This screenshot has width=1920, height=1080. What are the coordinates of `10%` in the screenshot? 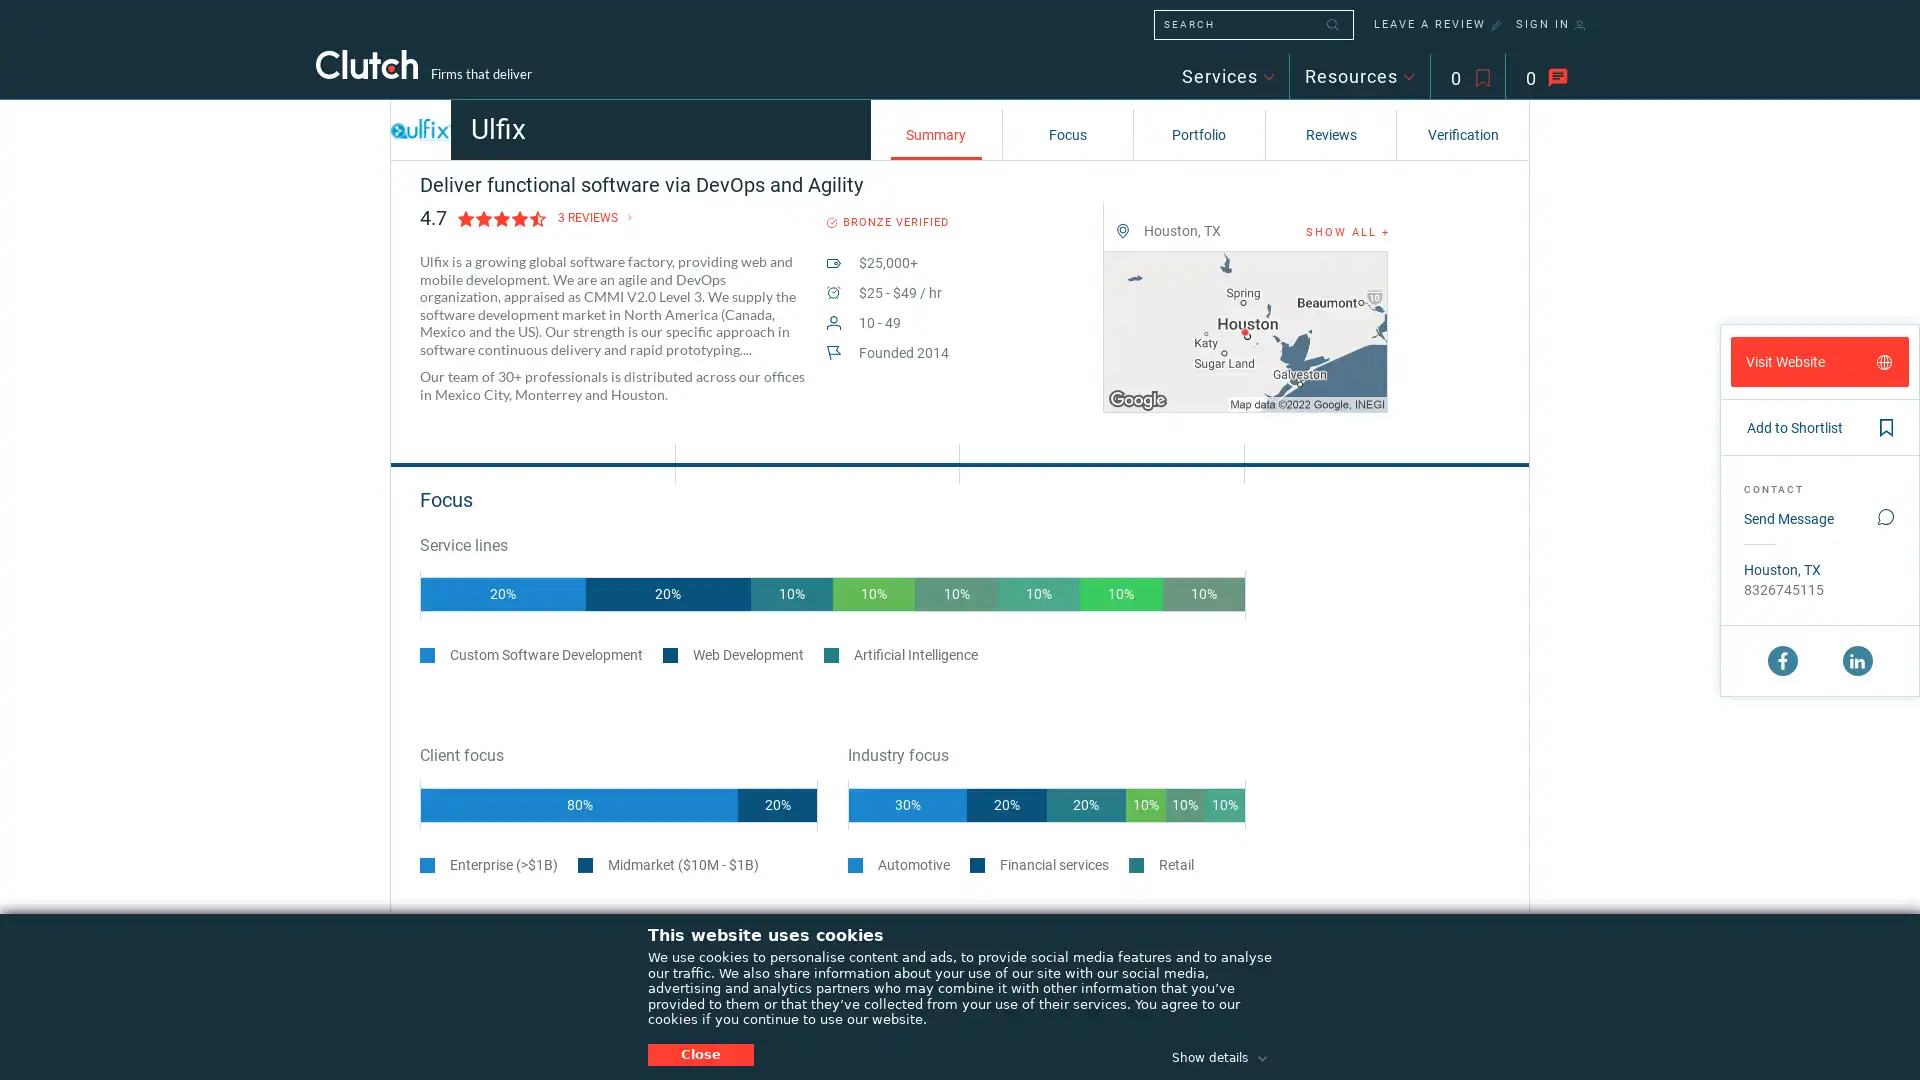 It's located at (954, 593).